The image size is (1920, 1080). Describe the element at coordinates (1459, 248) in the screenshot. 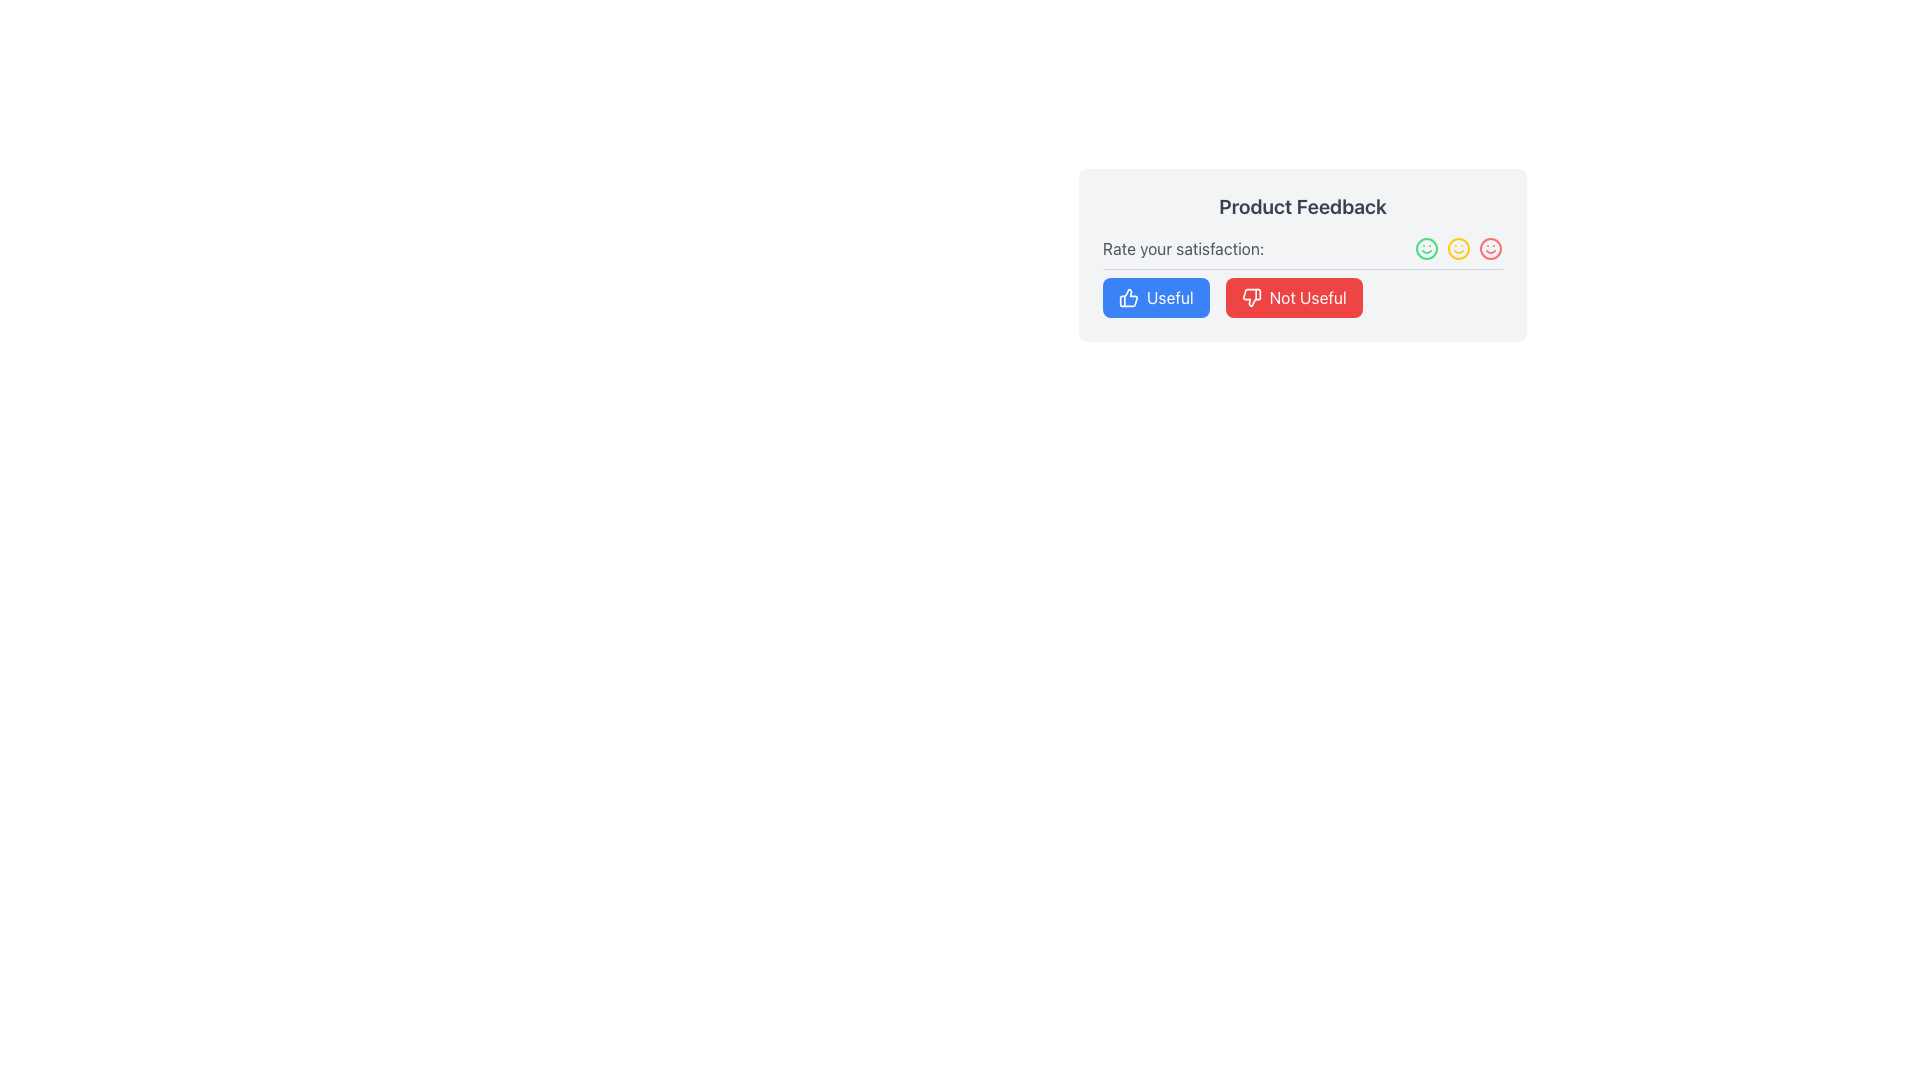

I see `the neutral expression face icon with a yellow outline` at that location.